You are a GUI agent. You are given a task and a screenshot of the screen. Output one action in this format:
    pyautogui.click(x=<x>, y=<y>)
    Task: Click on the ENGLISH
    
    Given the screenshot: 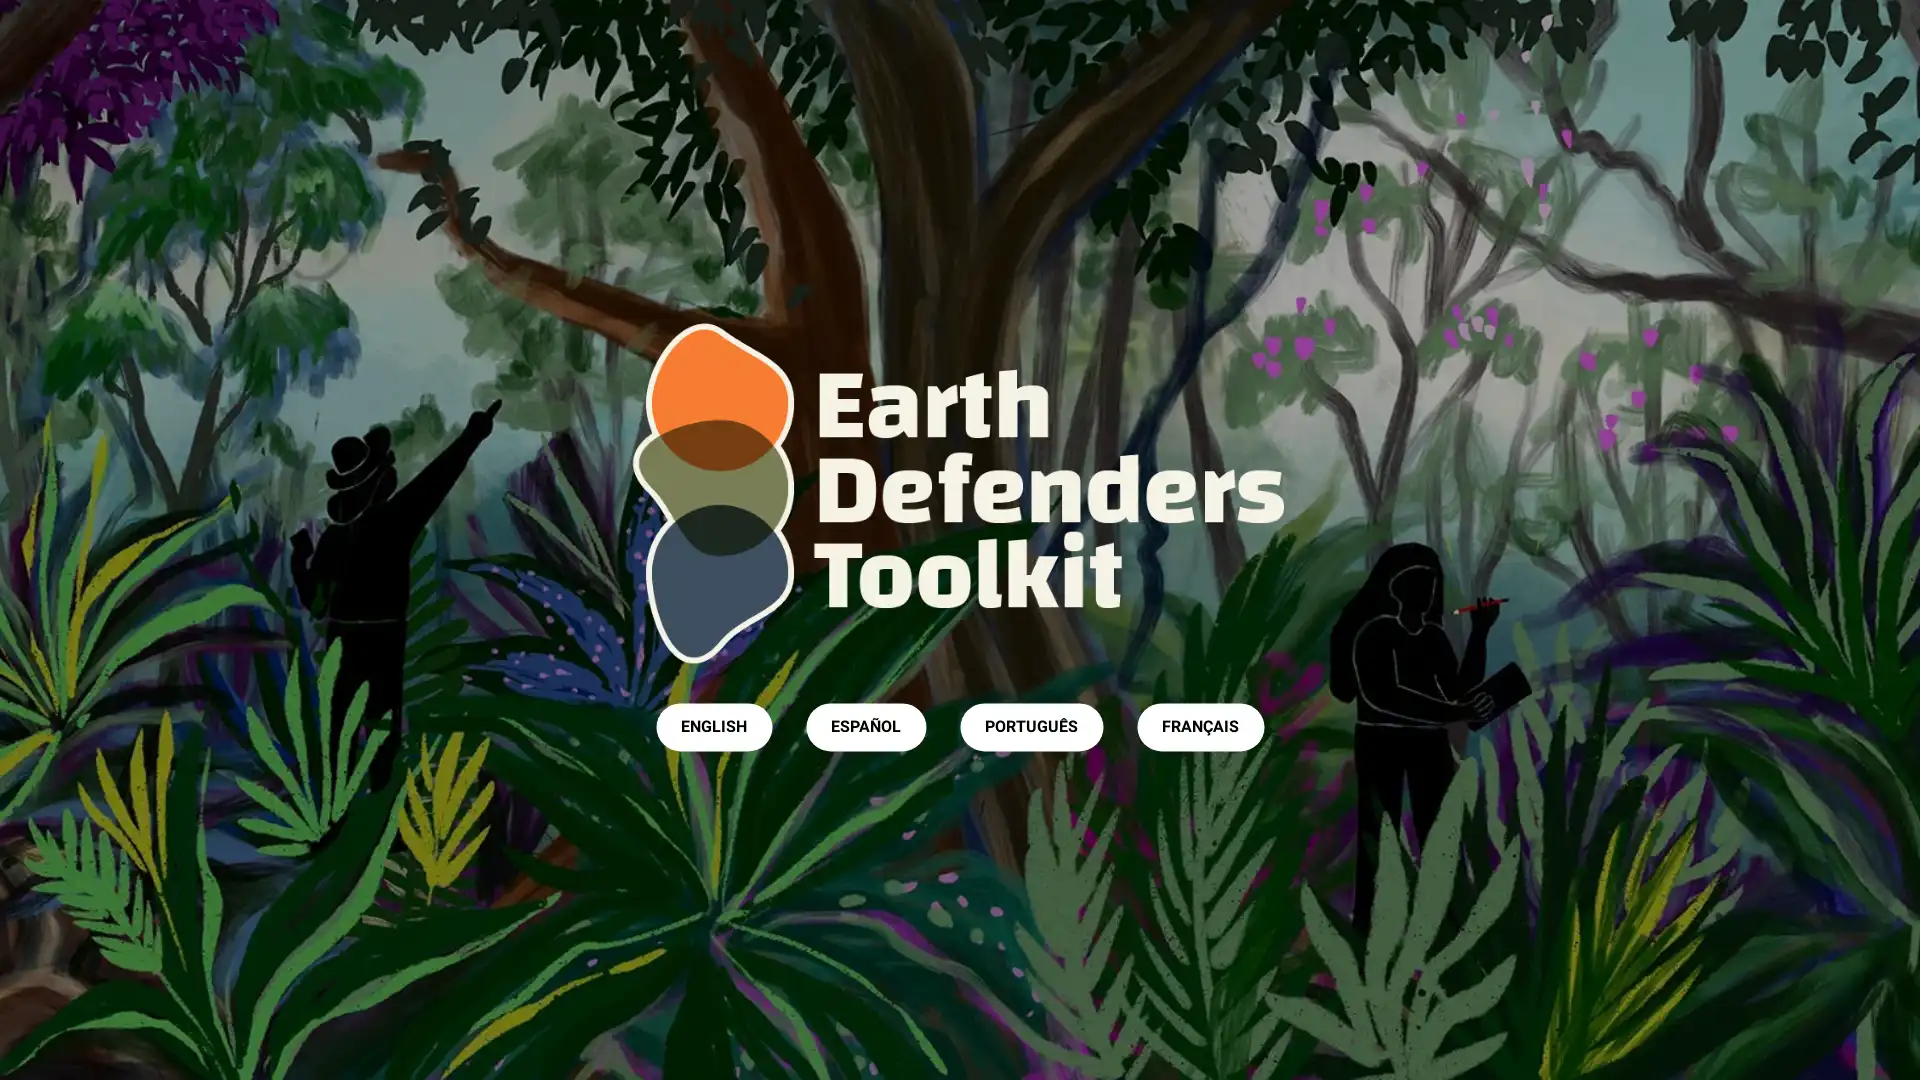 What is the action you would take?
    pyautogui.click(x=714, y=726)
    